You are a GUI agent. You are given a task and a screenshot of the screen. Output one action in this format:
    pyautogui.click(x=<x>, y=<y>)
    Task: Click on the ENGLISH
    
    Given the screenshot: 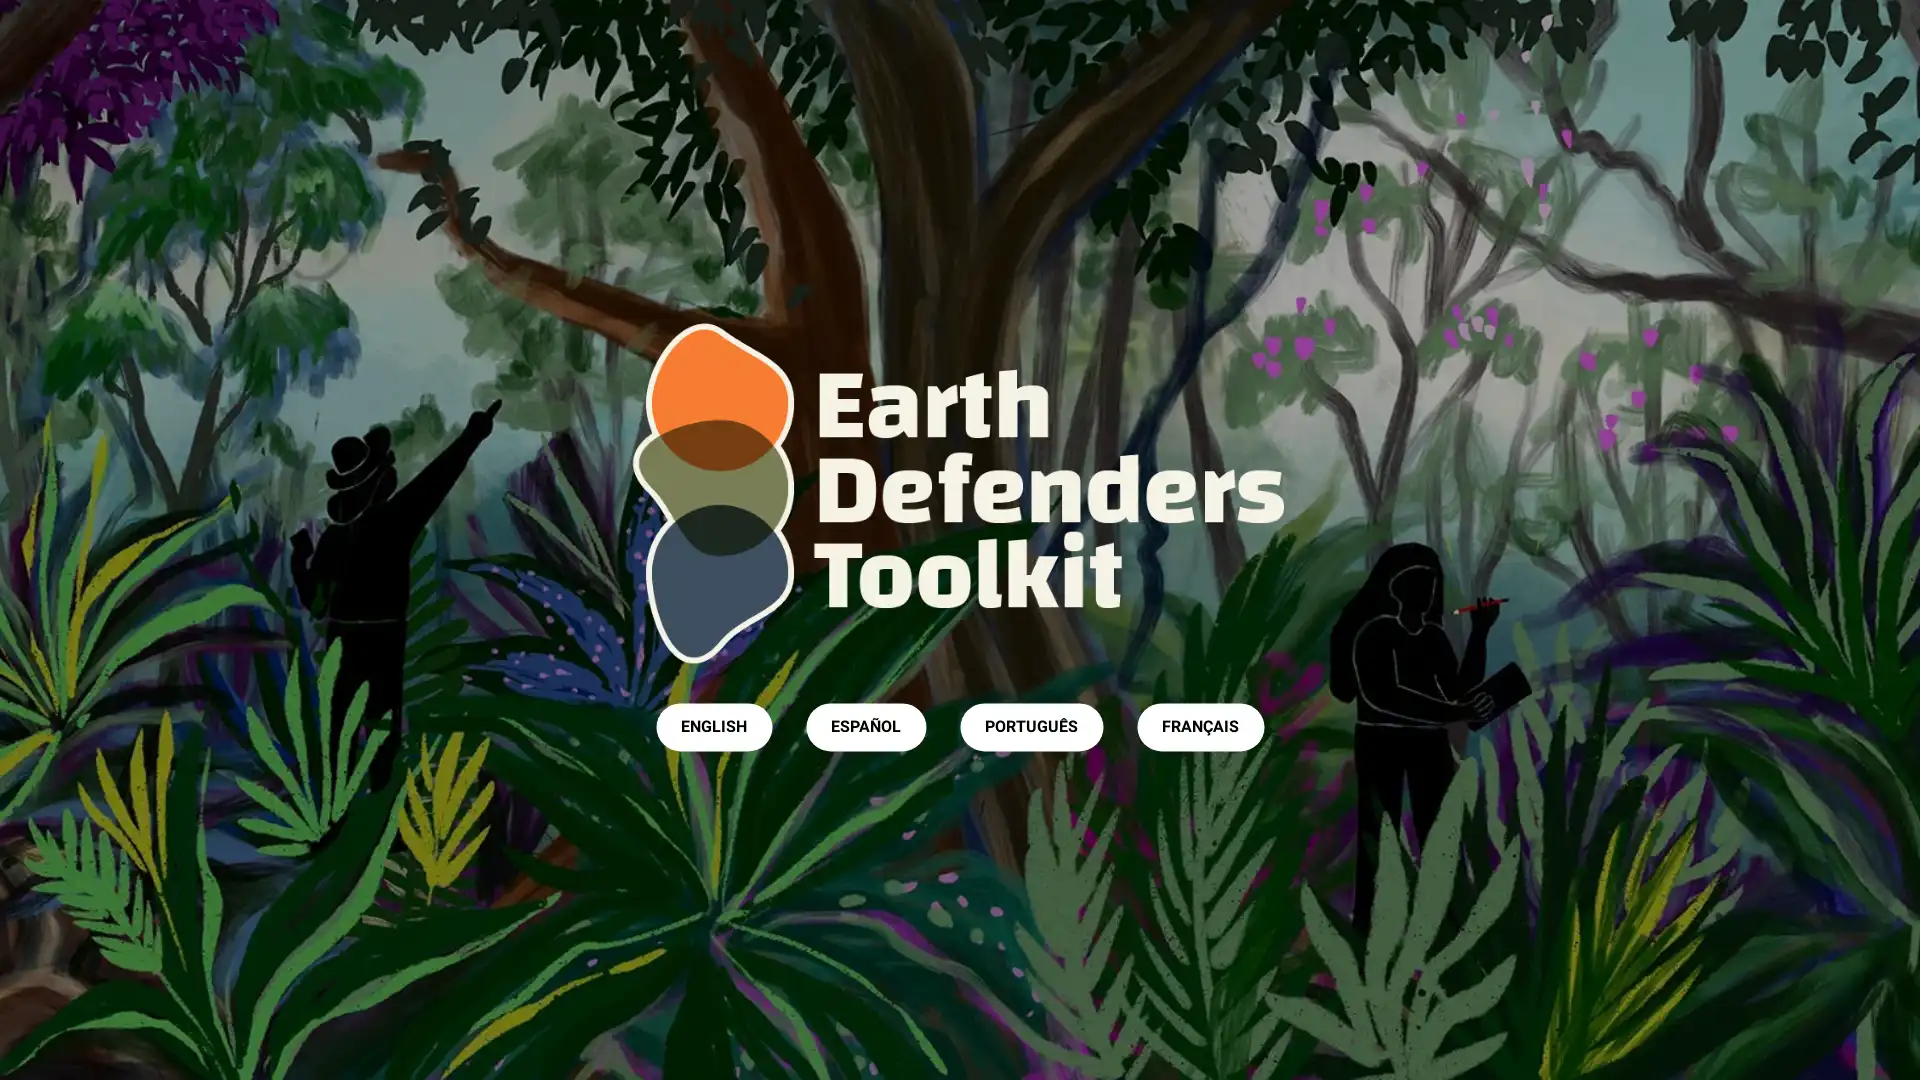 What is the action you would take?
    pyautogui.click(x=714, y=726)
    